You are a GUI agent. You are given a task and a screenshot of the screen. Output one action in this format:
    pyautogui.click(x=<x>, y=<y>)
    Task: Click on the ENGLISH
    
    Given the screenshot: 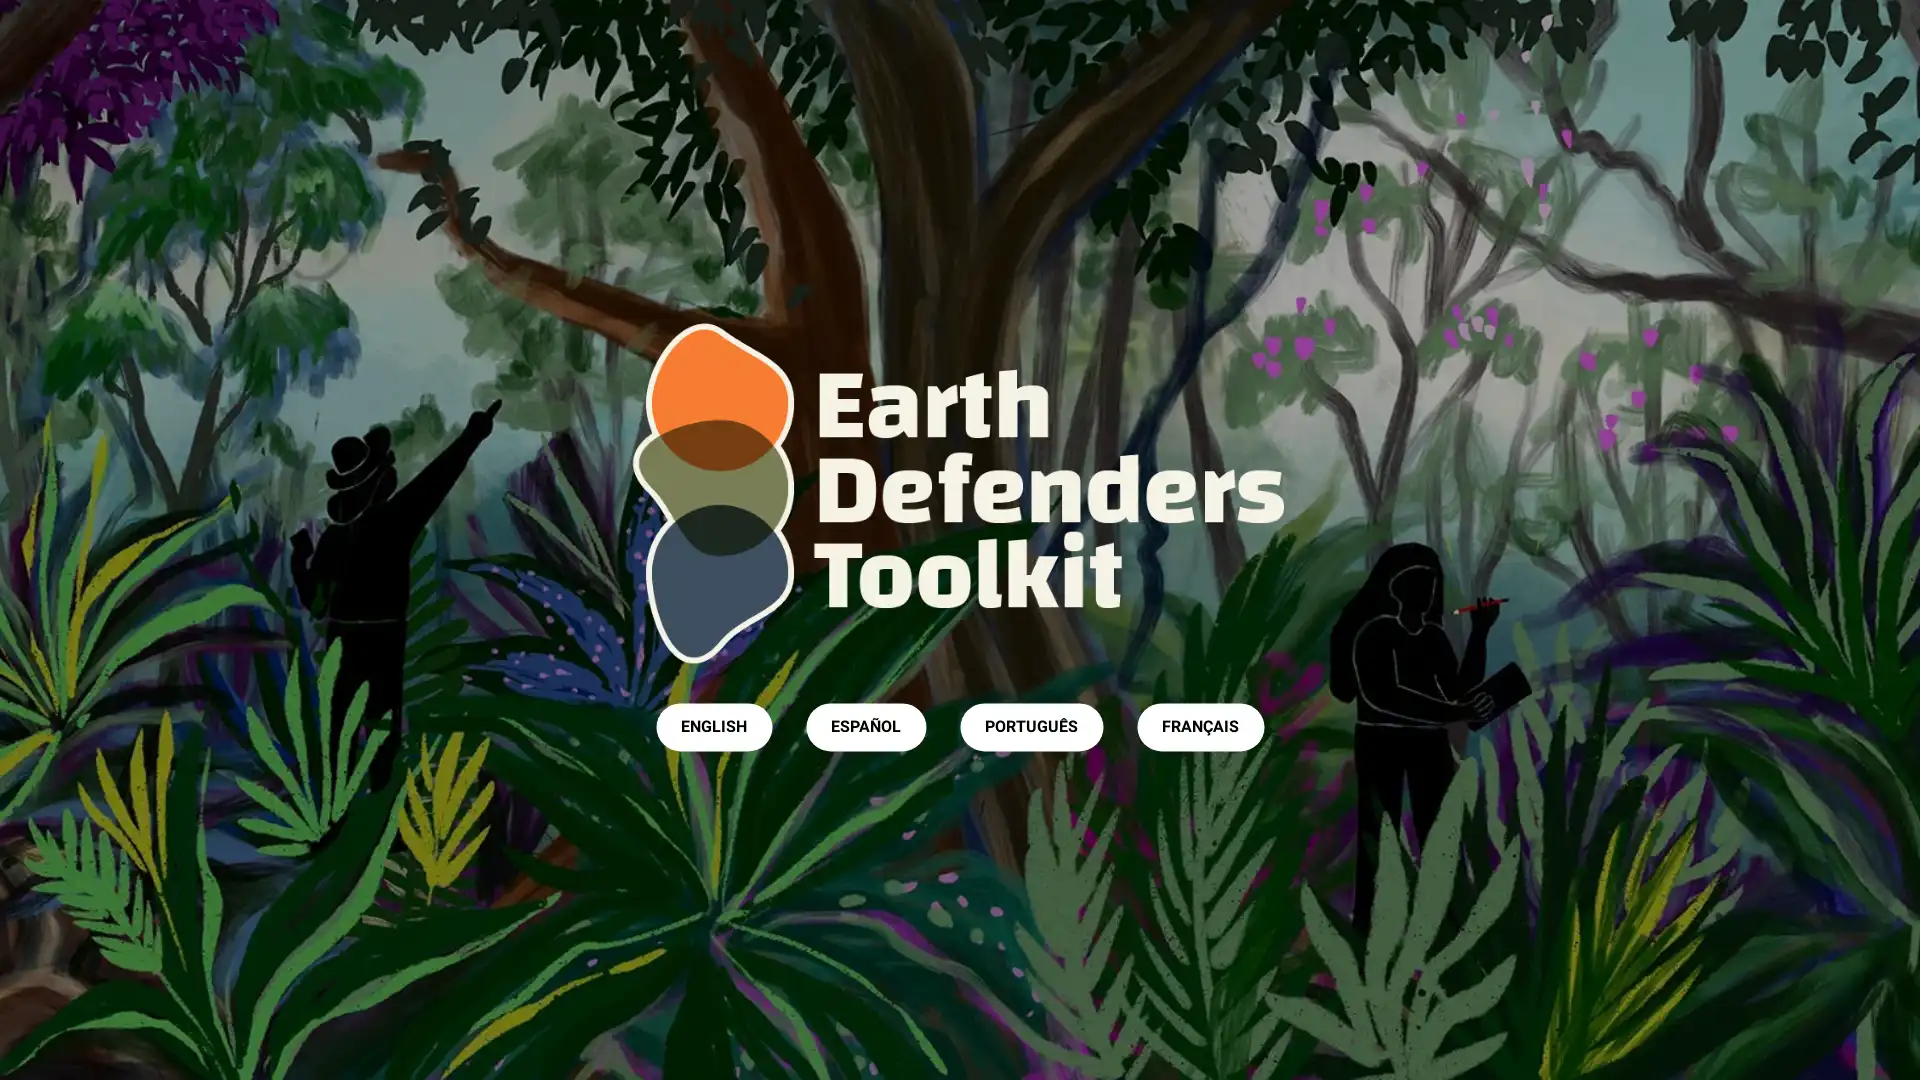 What is the action you would take?
    pyautogui.click(x=714, y=726)
    